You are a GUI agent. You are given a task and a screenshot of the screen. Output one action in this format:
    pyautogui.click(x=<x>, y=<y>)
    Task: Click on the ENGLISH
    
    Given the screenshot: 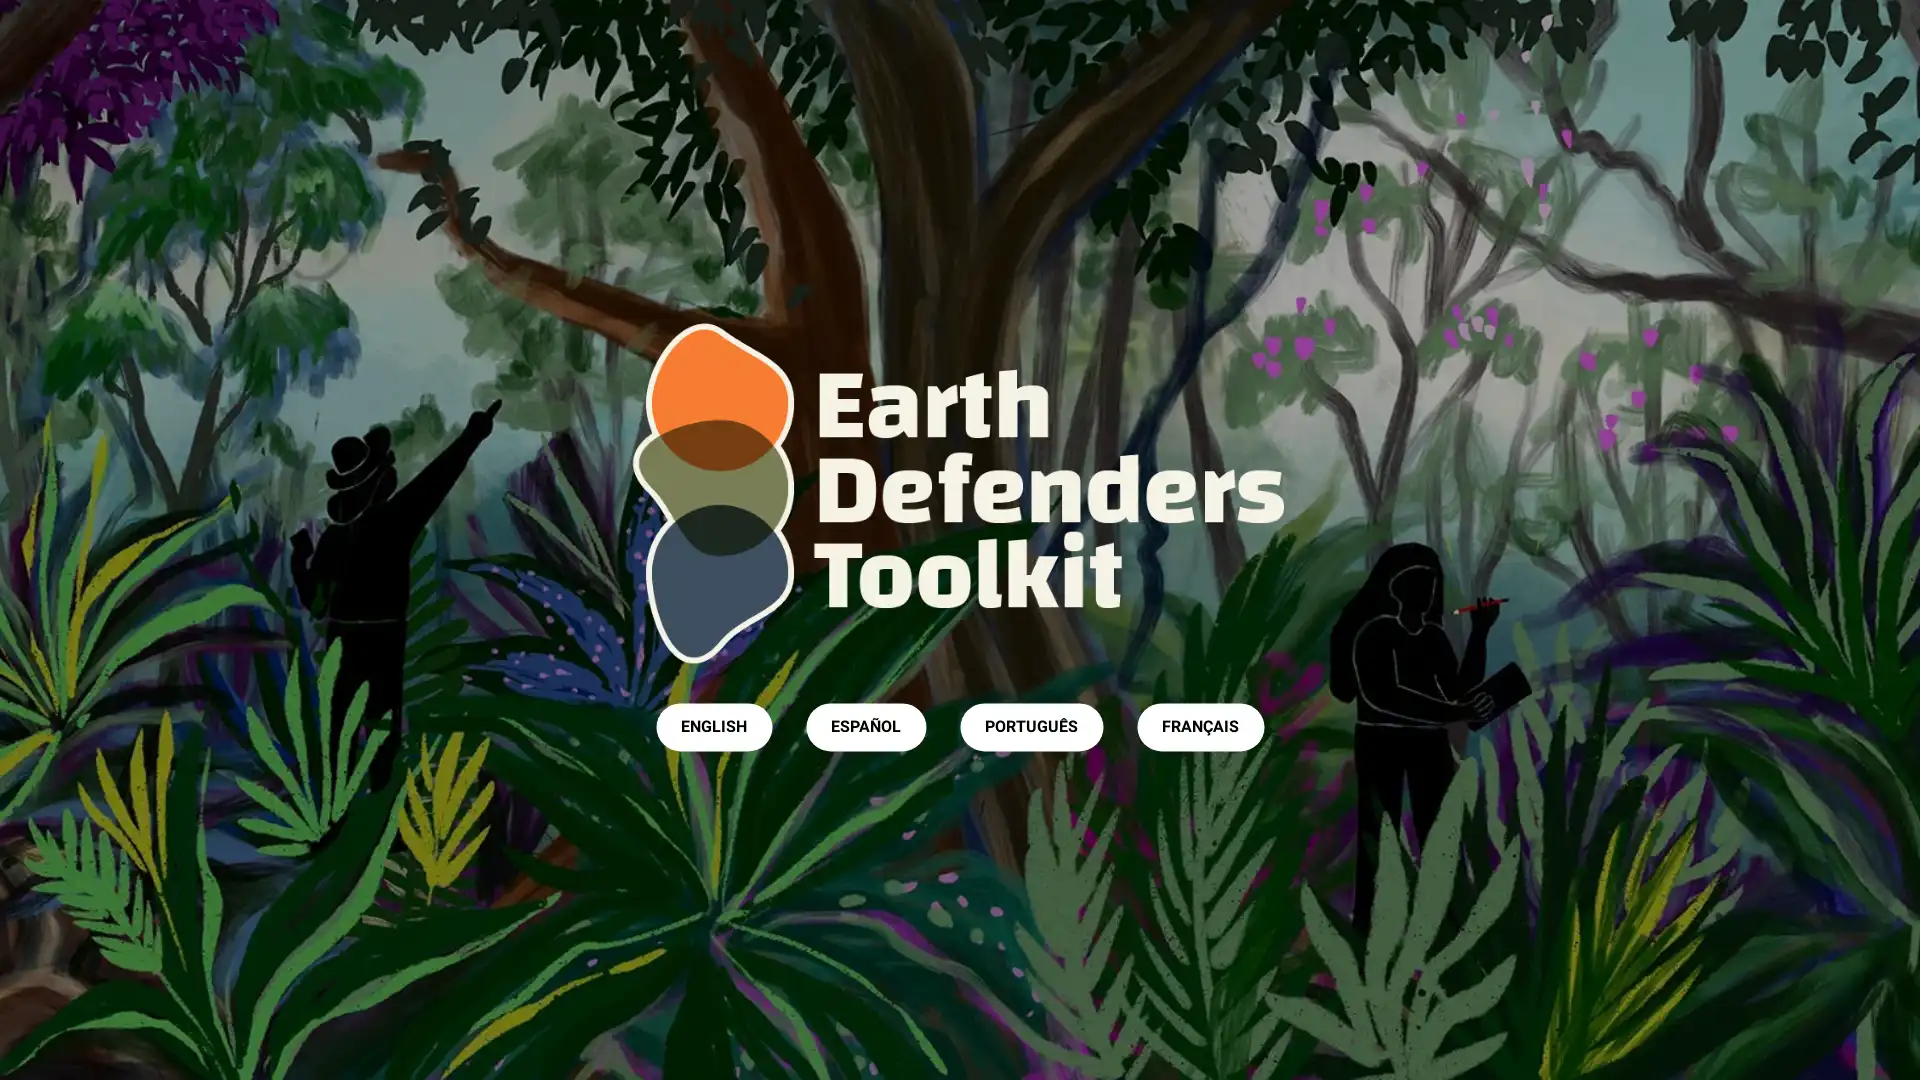 What is the action you would take?
    pyautogui.click(x=714, y=726)
    